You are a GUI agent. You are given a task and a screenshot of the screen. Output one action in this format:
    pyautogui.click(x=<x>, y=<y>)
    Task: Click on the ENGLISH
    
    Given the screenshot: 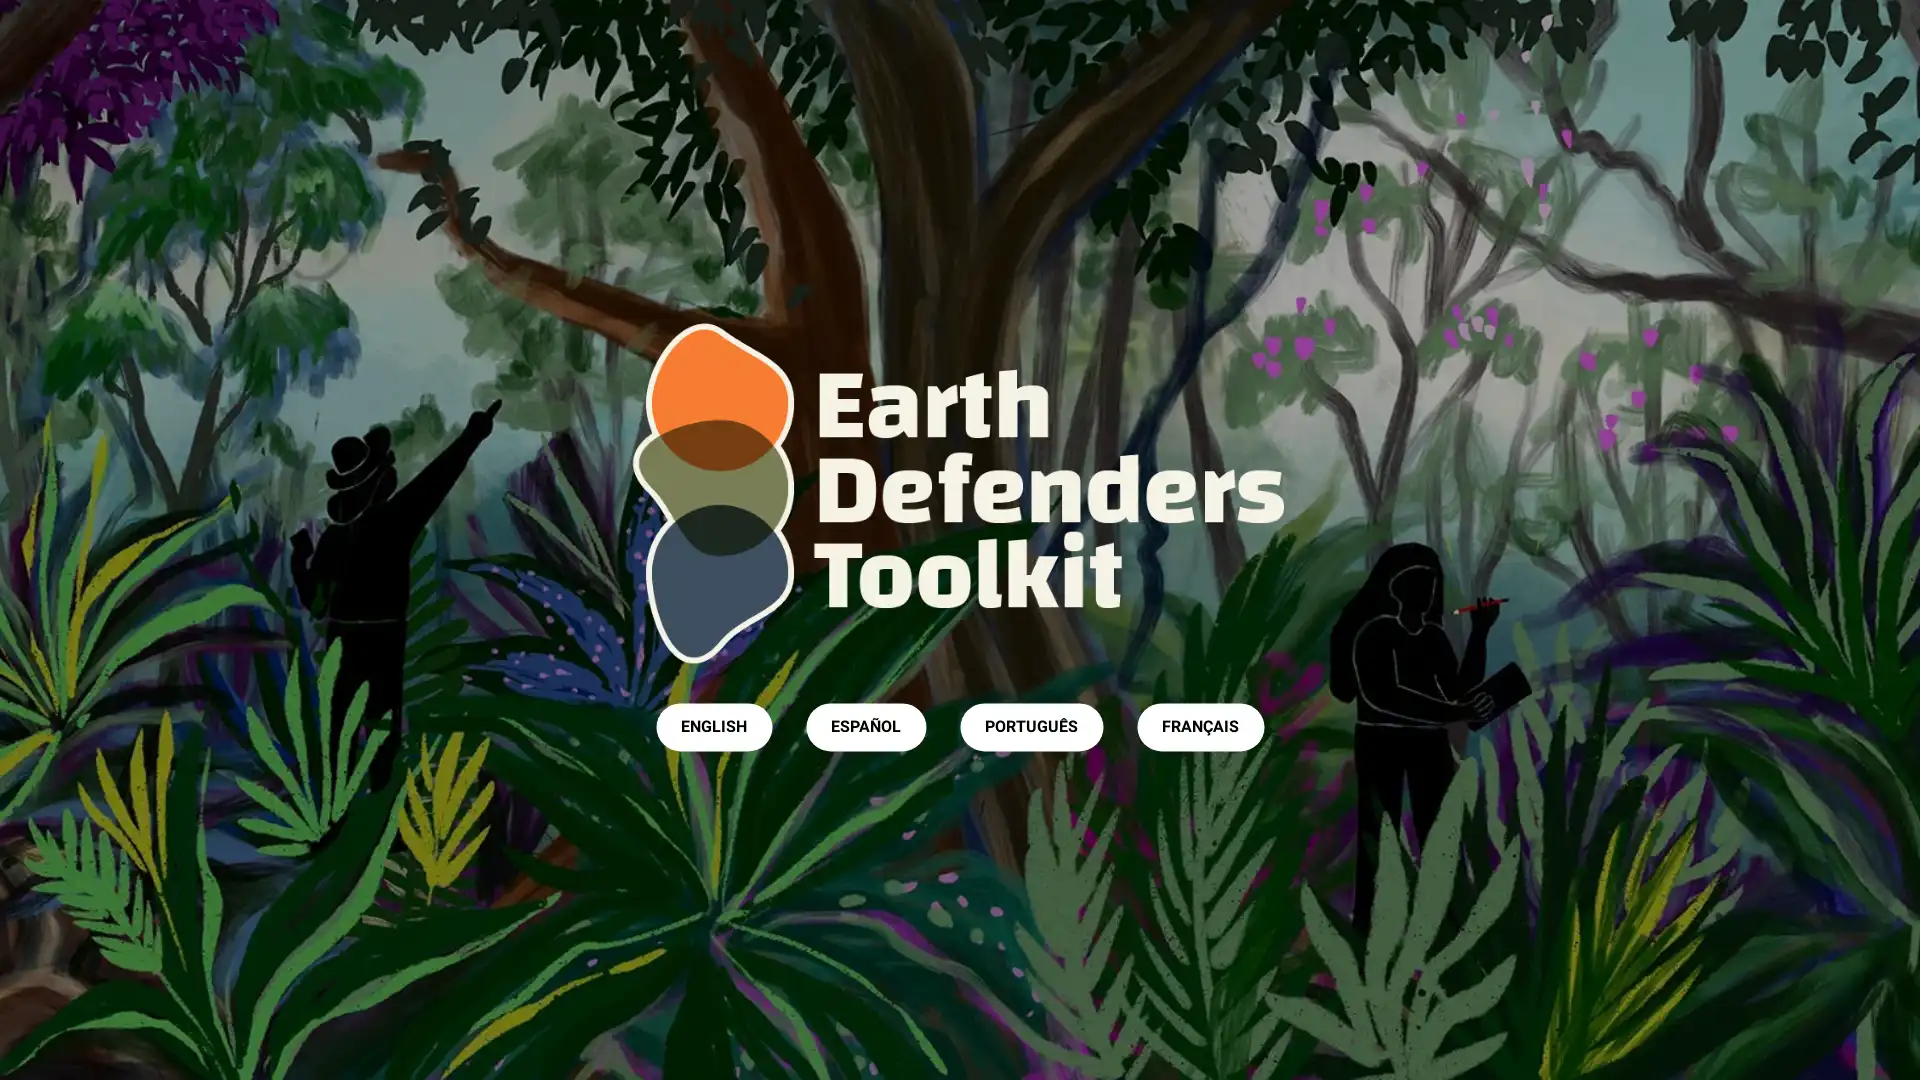 What is the action you would take?
    pyautogui.click(x=714, y=726)
    